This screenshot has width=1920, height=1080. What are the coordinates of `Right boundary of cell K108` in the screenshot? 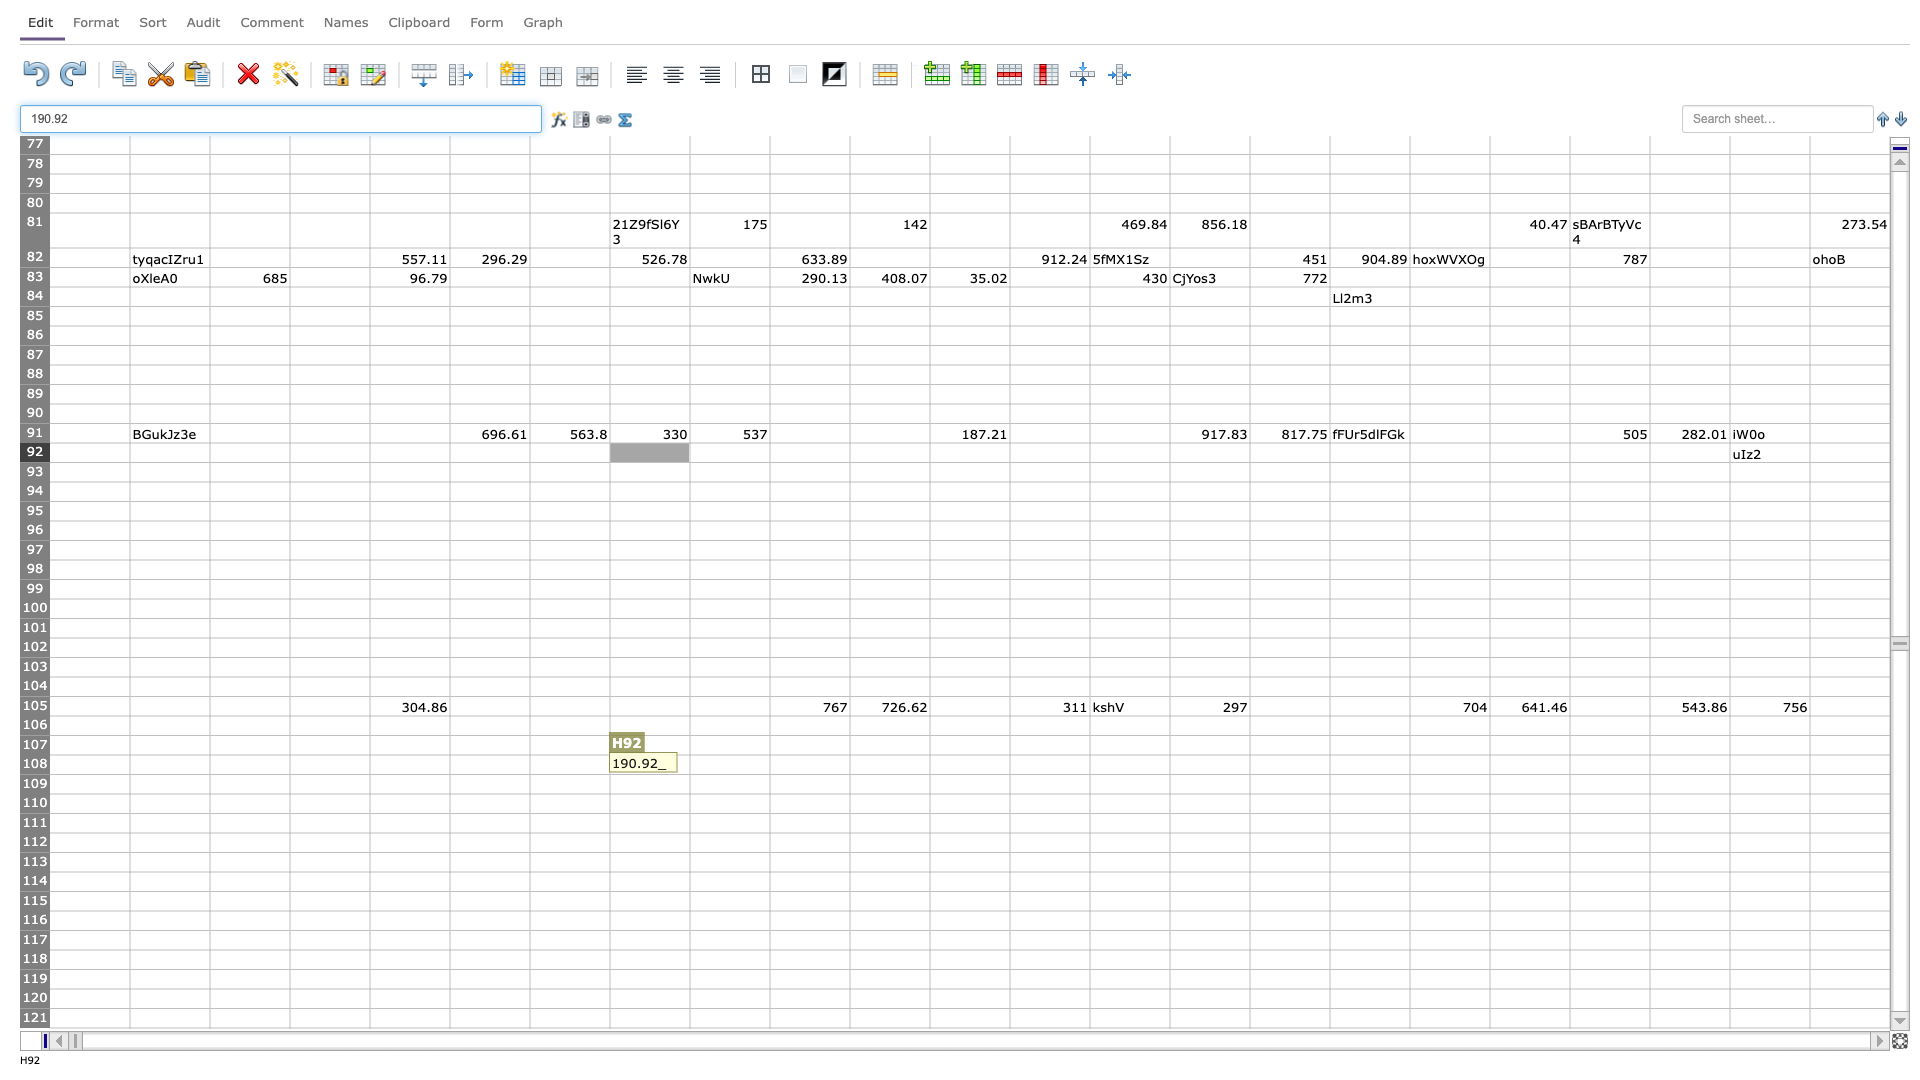 It's located at (929, 764).